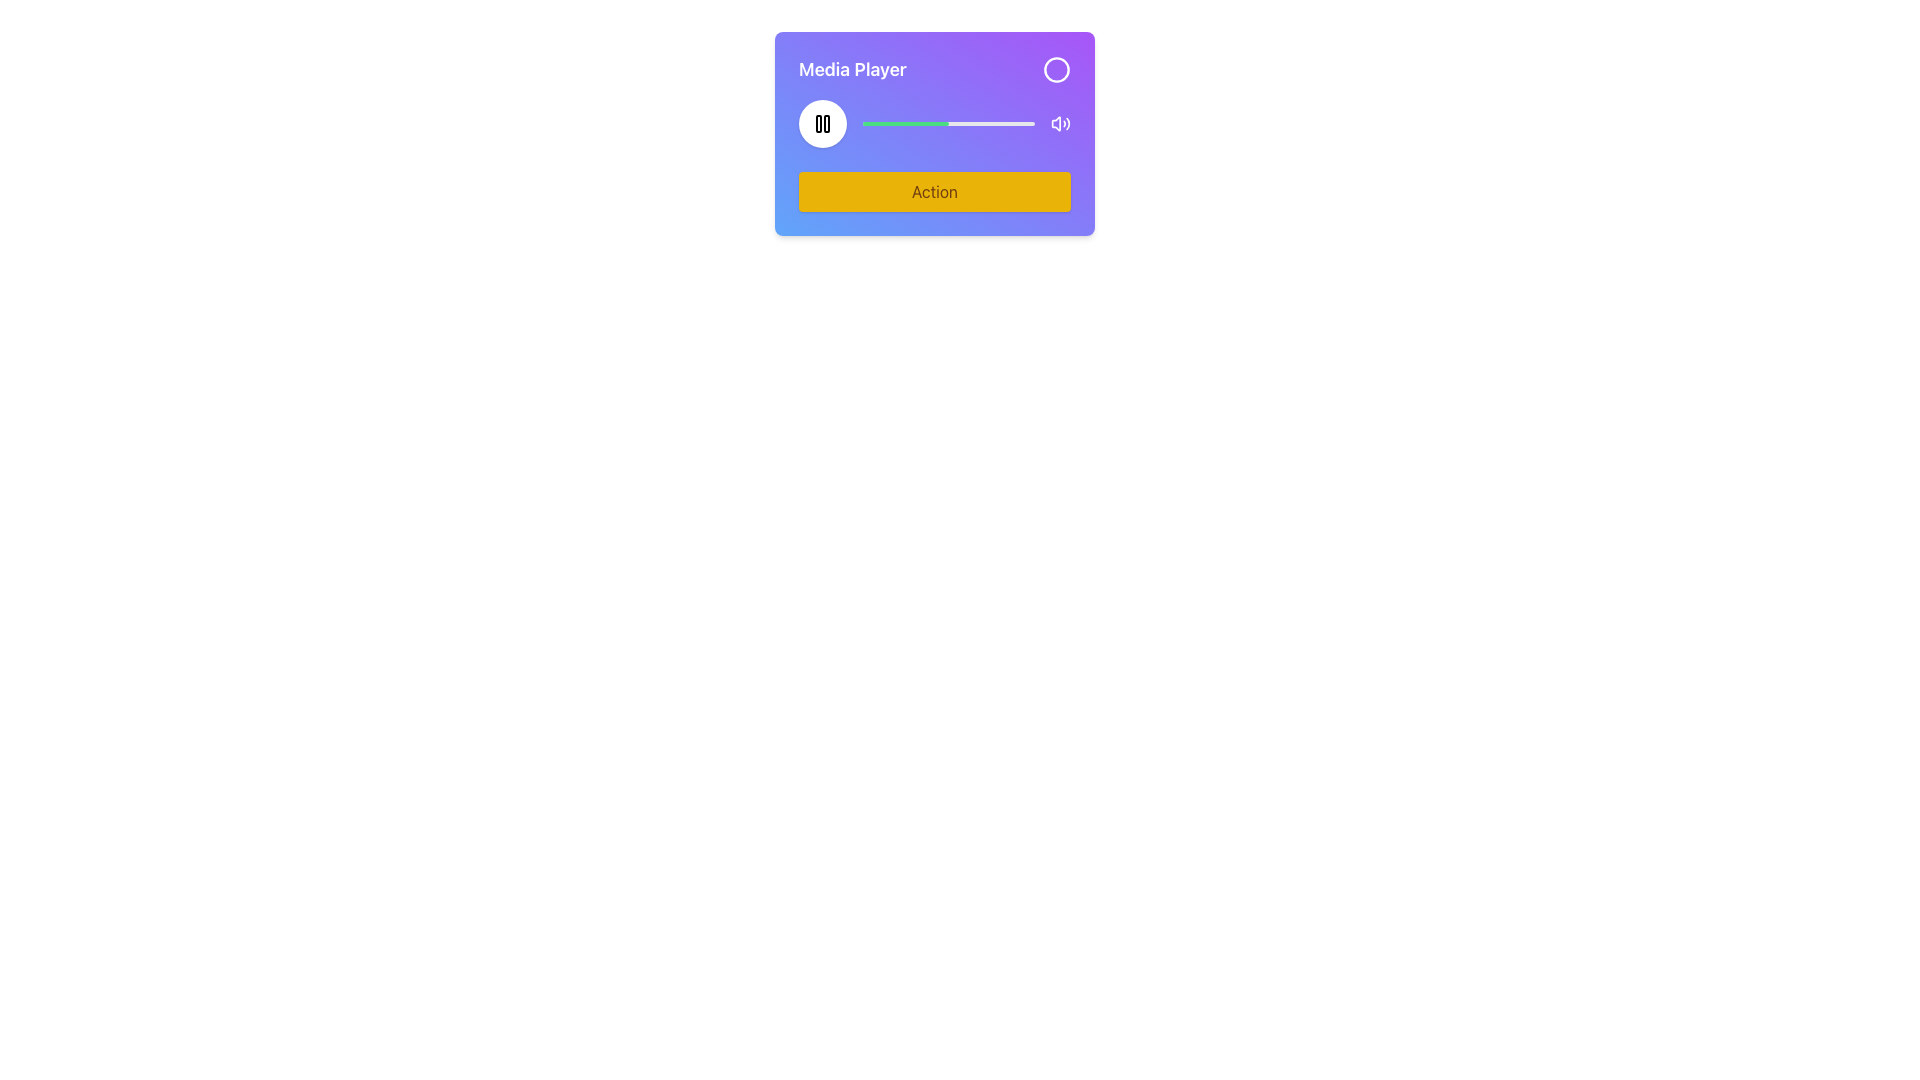 This screenshot has height=1080, width=1920. What do you see at coordinates (1067, 123) in the screenshot?
I see `outermost sound wave icon of the speaker graphic element located in the top-right section of the media player interface` at bounding box center [1067, 123].